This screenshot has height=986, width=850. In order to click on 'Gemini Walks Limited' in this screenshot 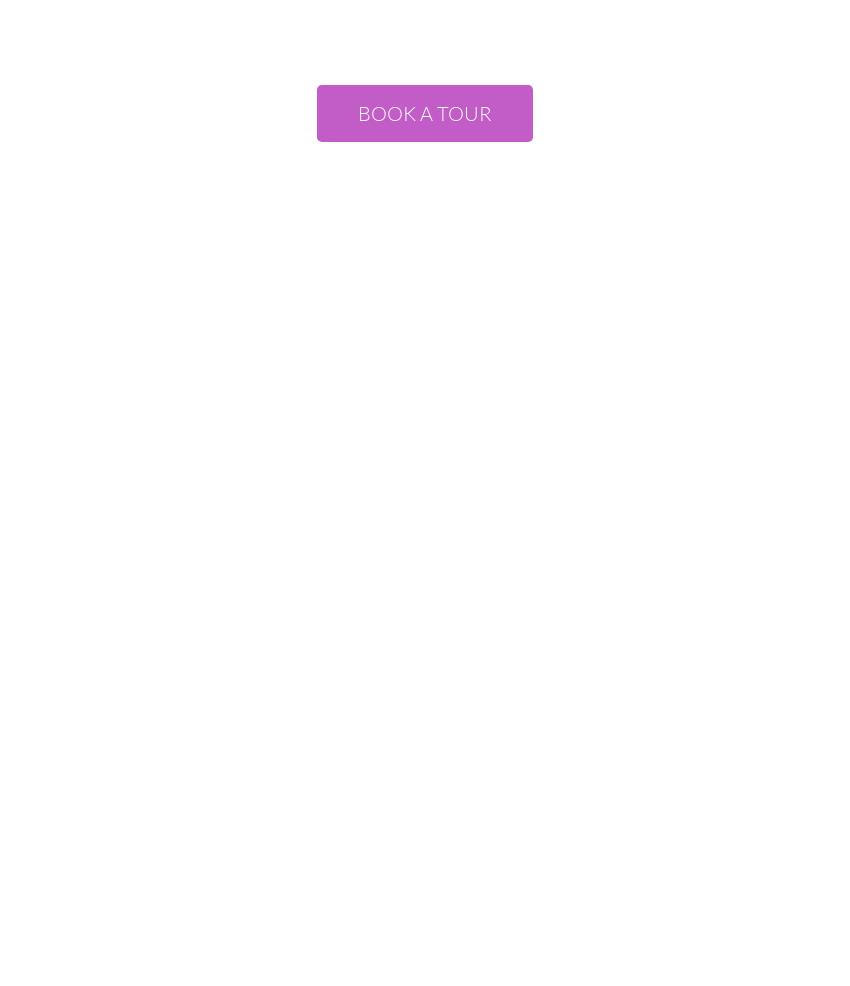, I will do `click(423, 573)`.